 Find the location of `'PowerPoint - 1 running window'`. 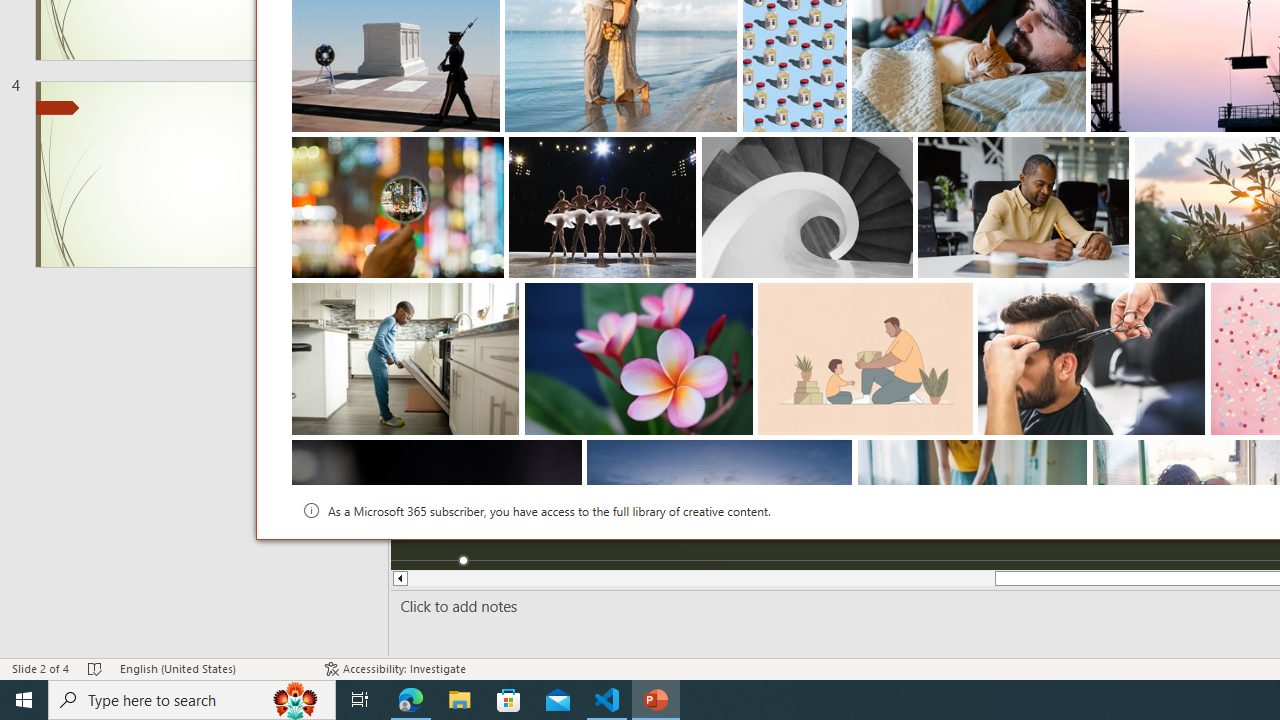

'PowerPoint - 1 running window' is located at coordinates (656, 698).